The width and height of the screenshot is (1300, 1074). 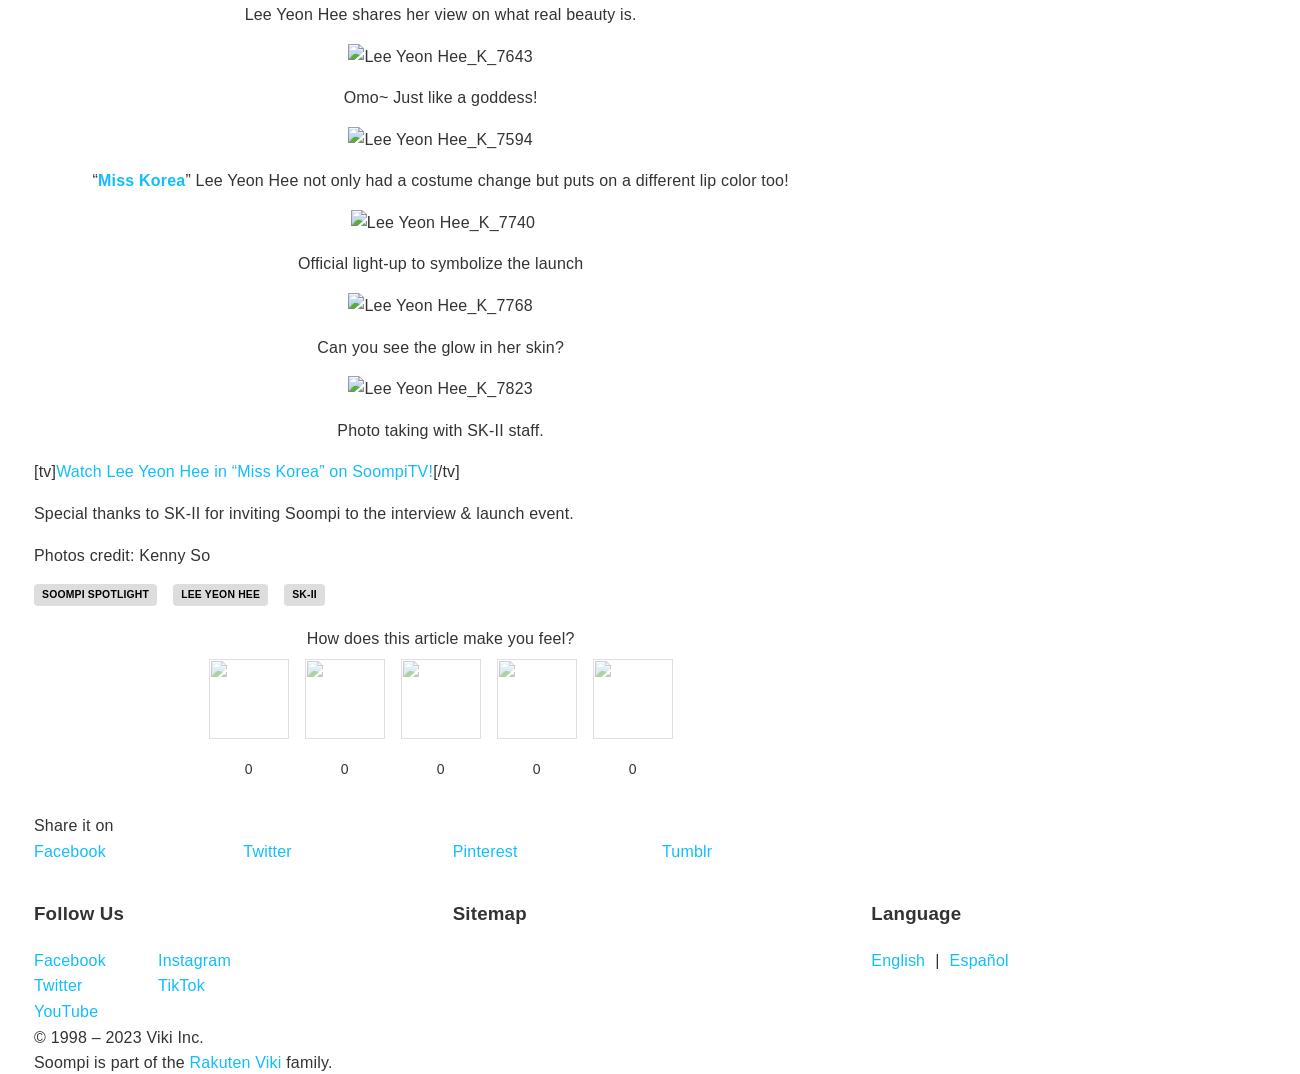 What do you see at coordinates (445, 470) in the screenshot?
I see `'[/tv]'` at bounding box center [445, 470].